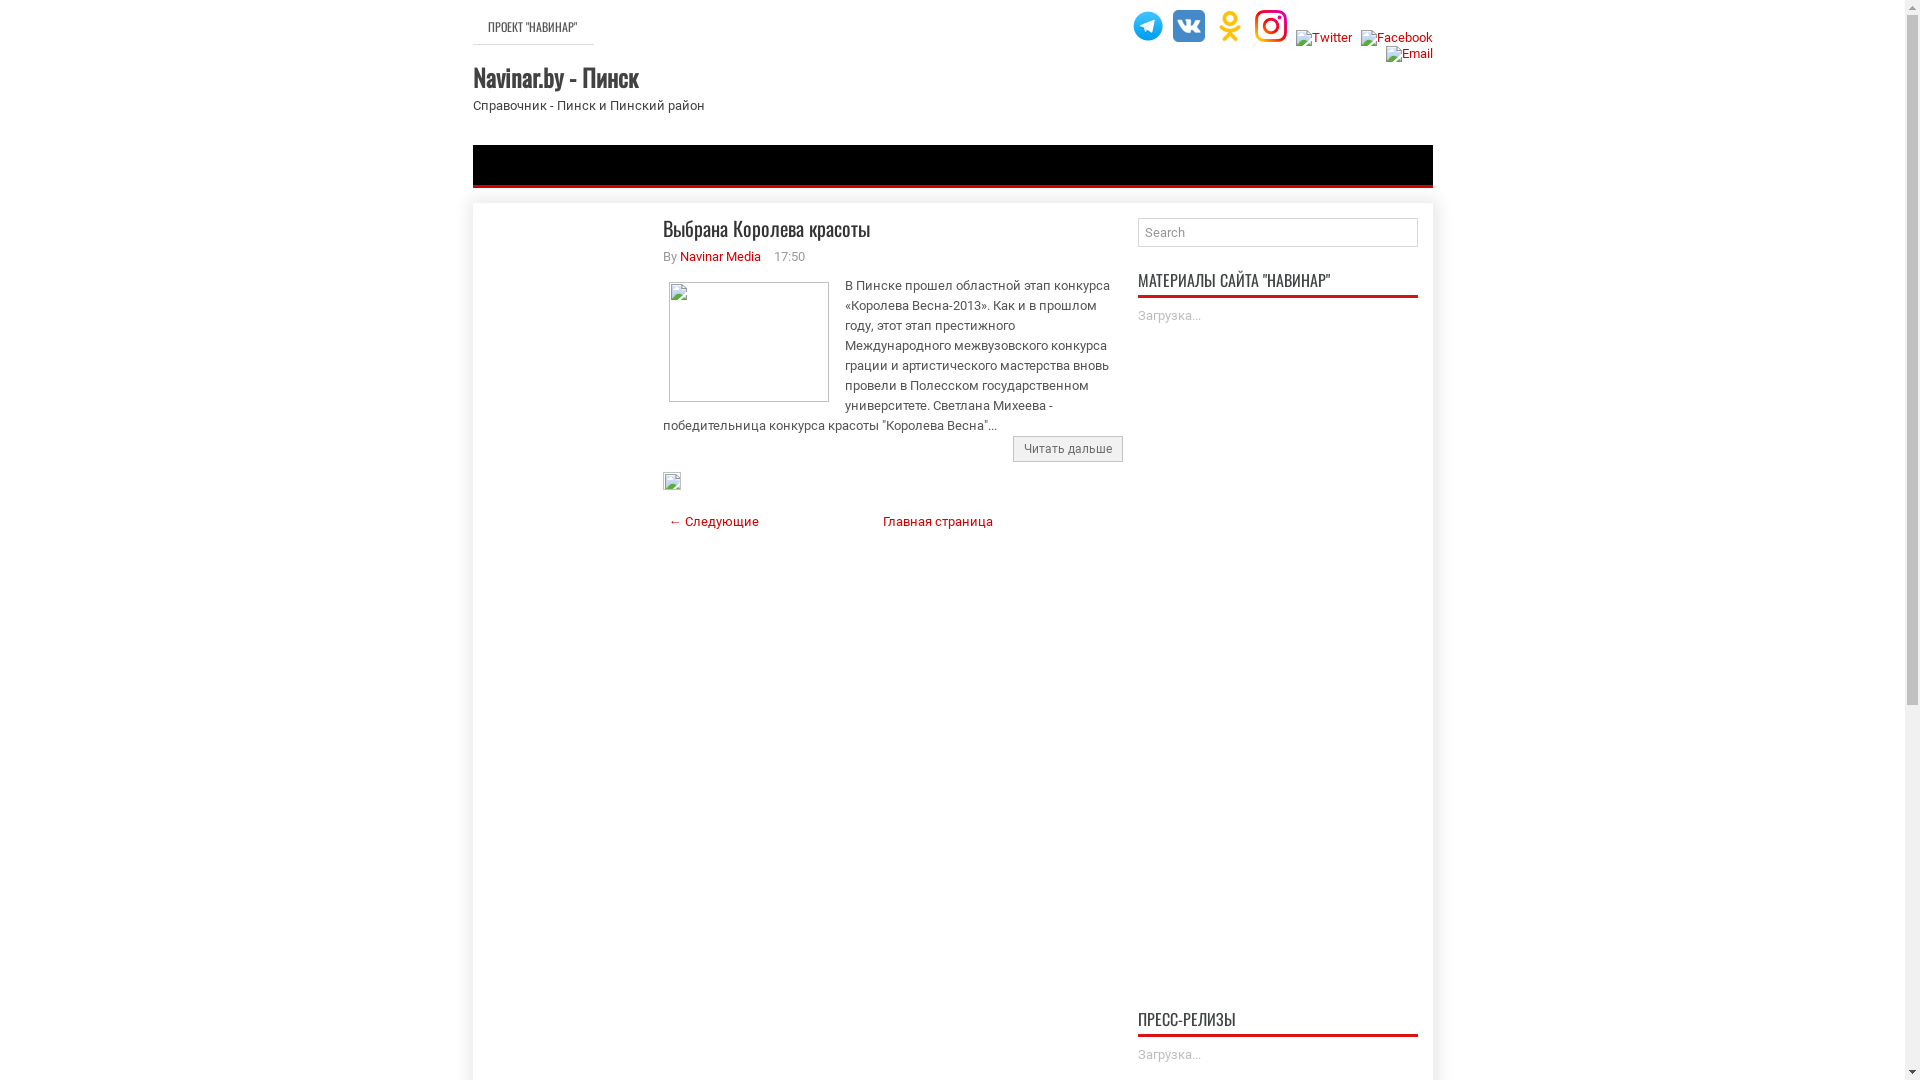 The width and height of the screenshot is (1920, 1080). I want to click on 'Navinar Media', so click(720, 255).